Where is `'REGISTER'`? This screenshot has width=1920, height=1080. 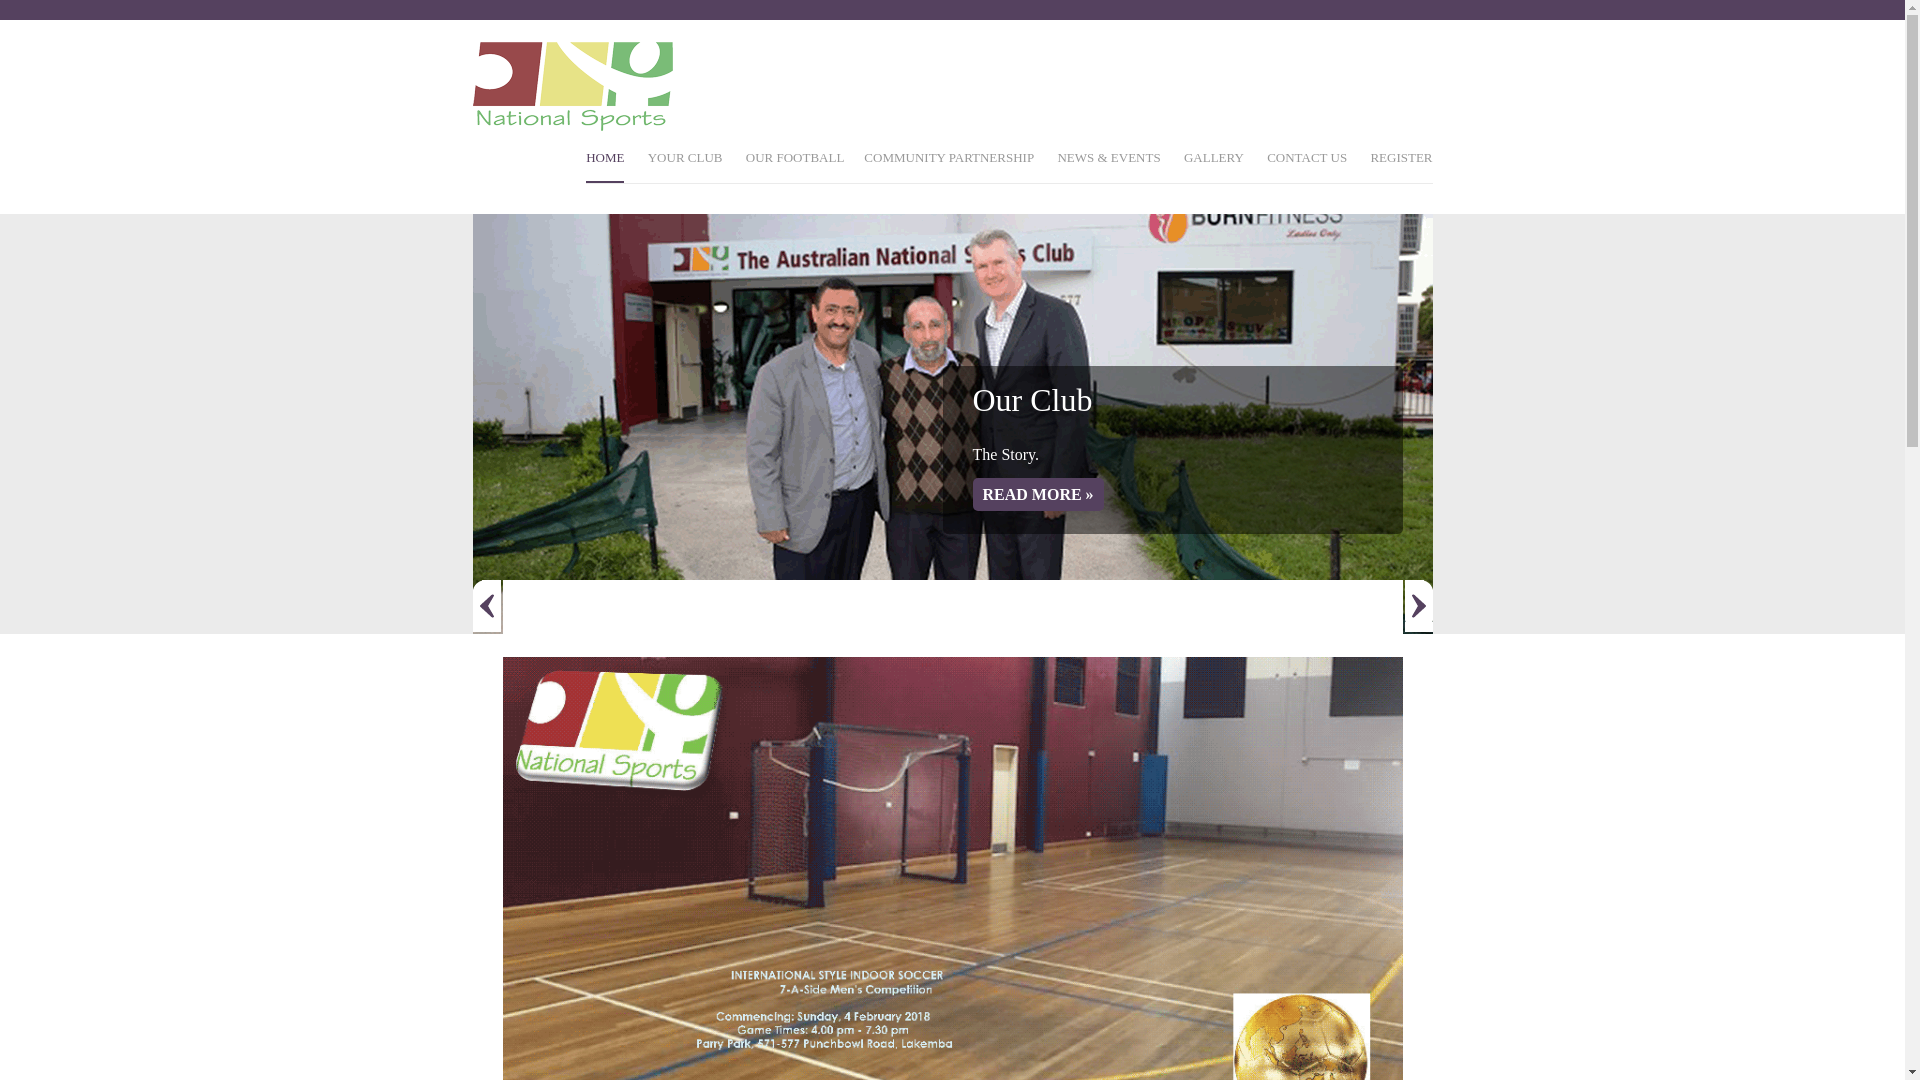
'REGISTER' is located at coordinates (1400, 165).